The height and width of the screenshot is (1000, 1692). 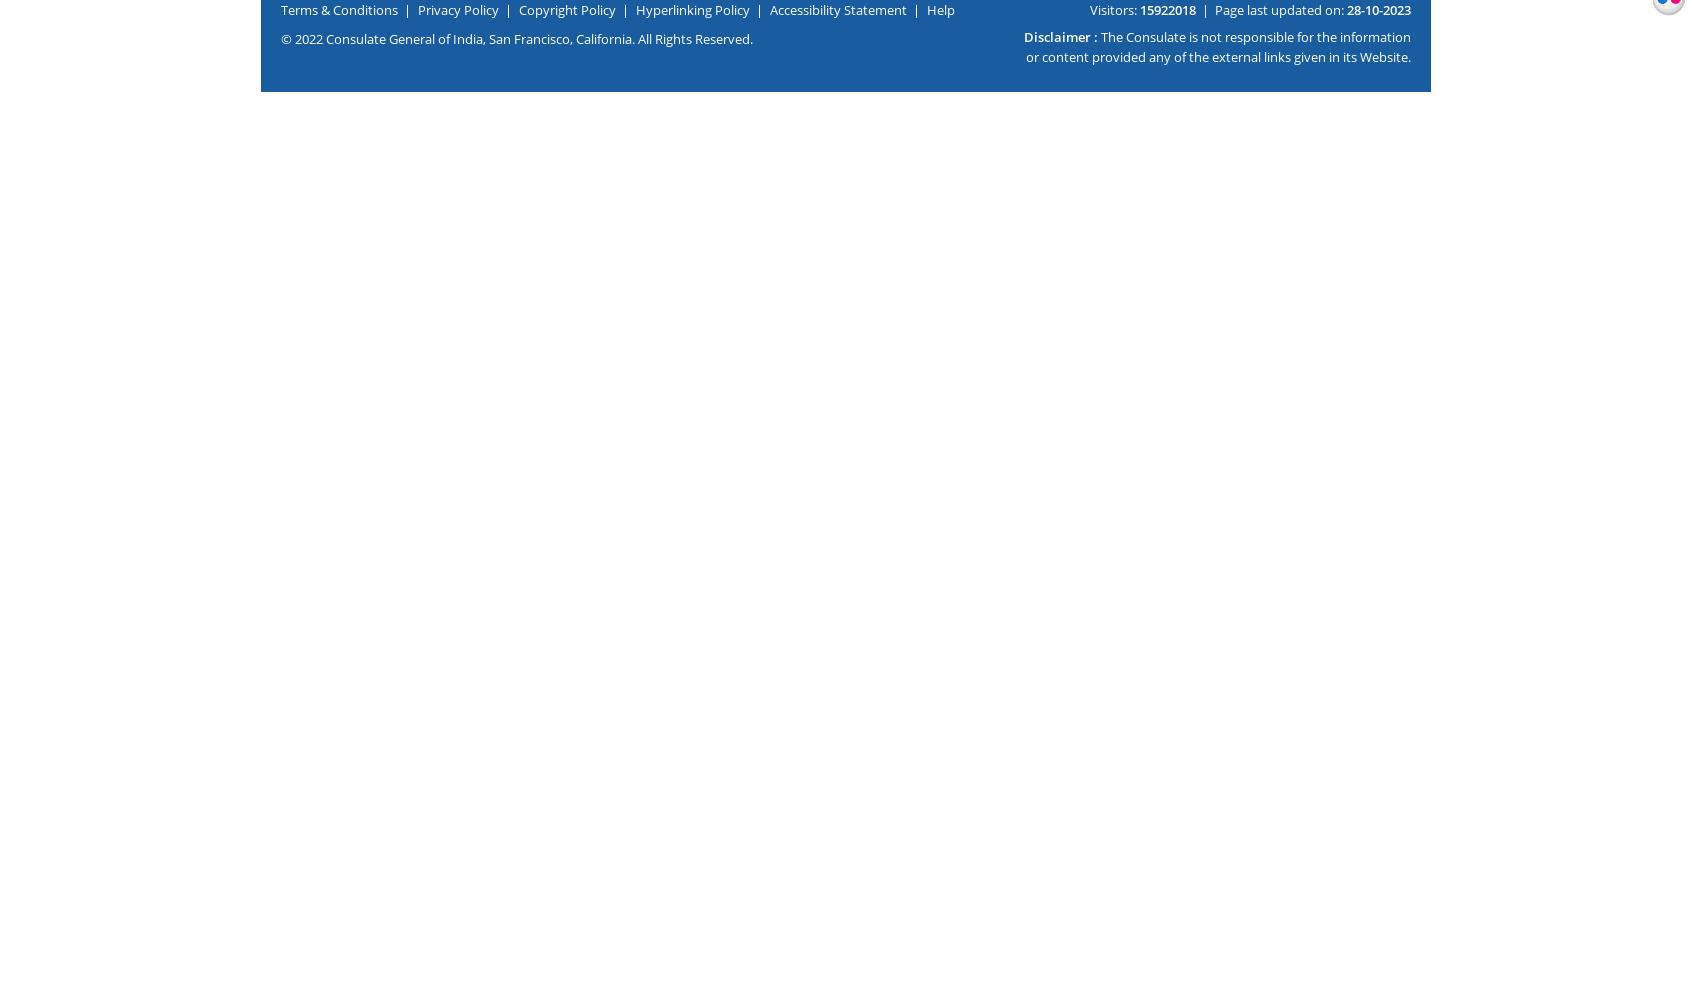 I want to click on 'Hyperlinking Policy', so click(x=693, y=9).